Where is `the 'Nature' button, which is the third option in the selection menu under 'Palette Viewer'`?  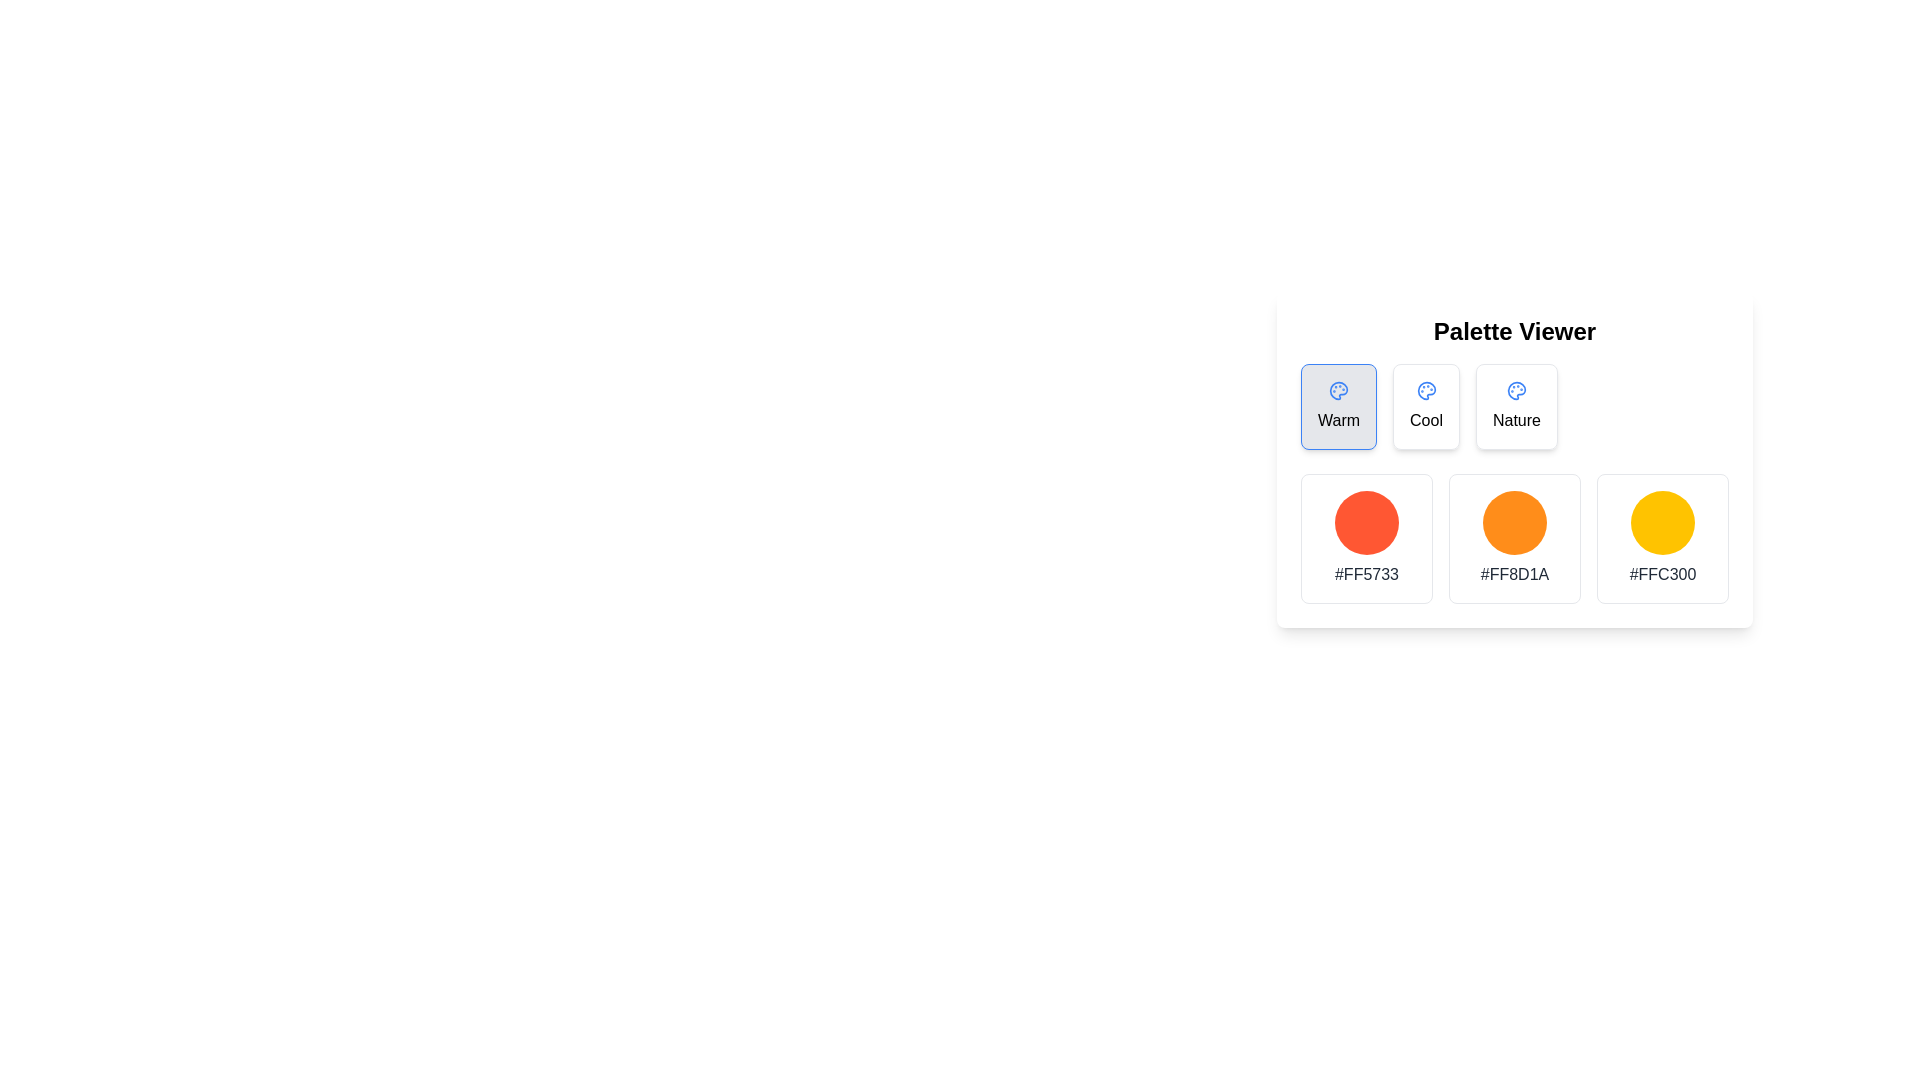
the 'Nature' button, which is the third option in the selection menu under 'Palette Viewer' is located at coordinates (1516, 390).